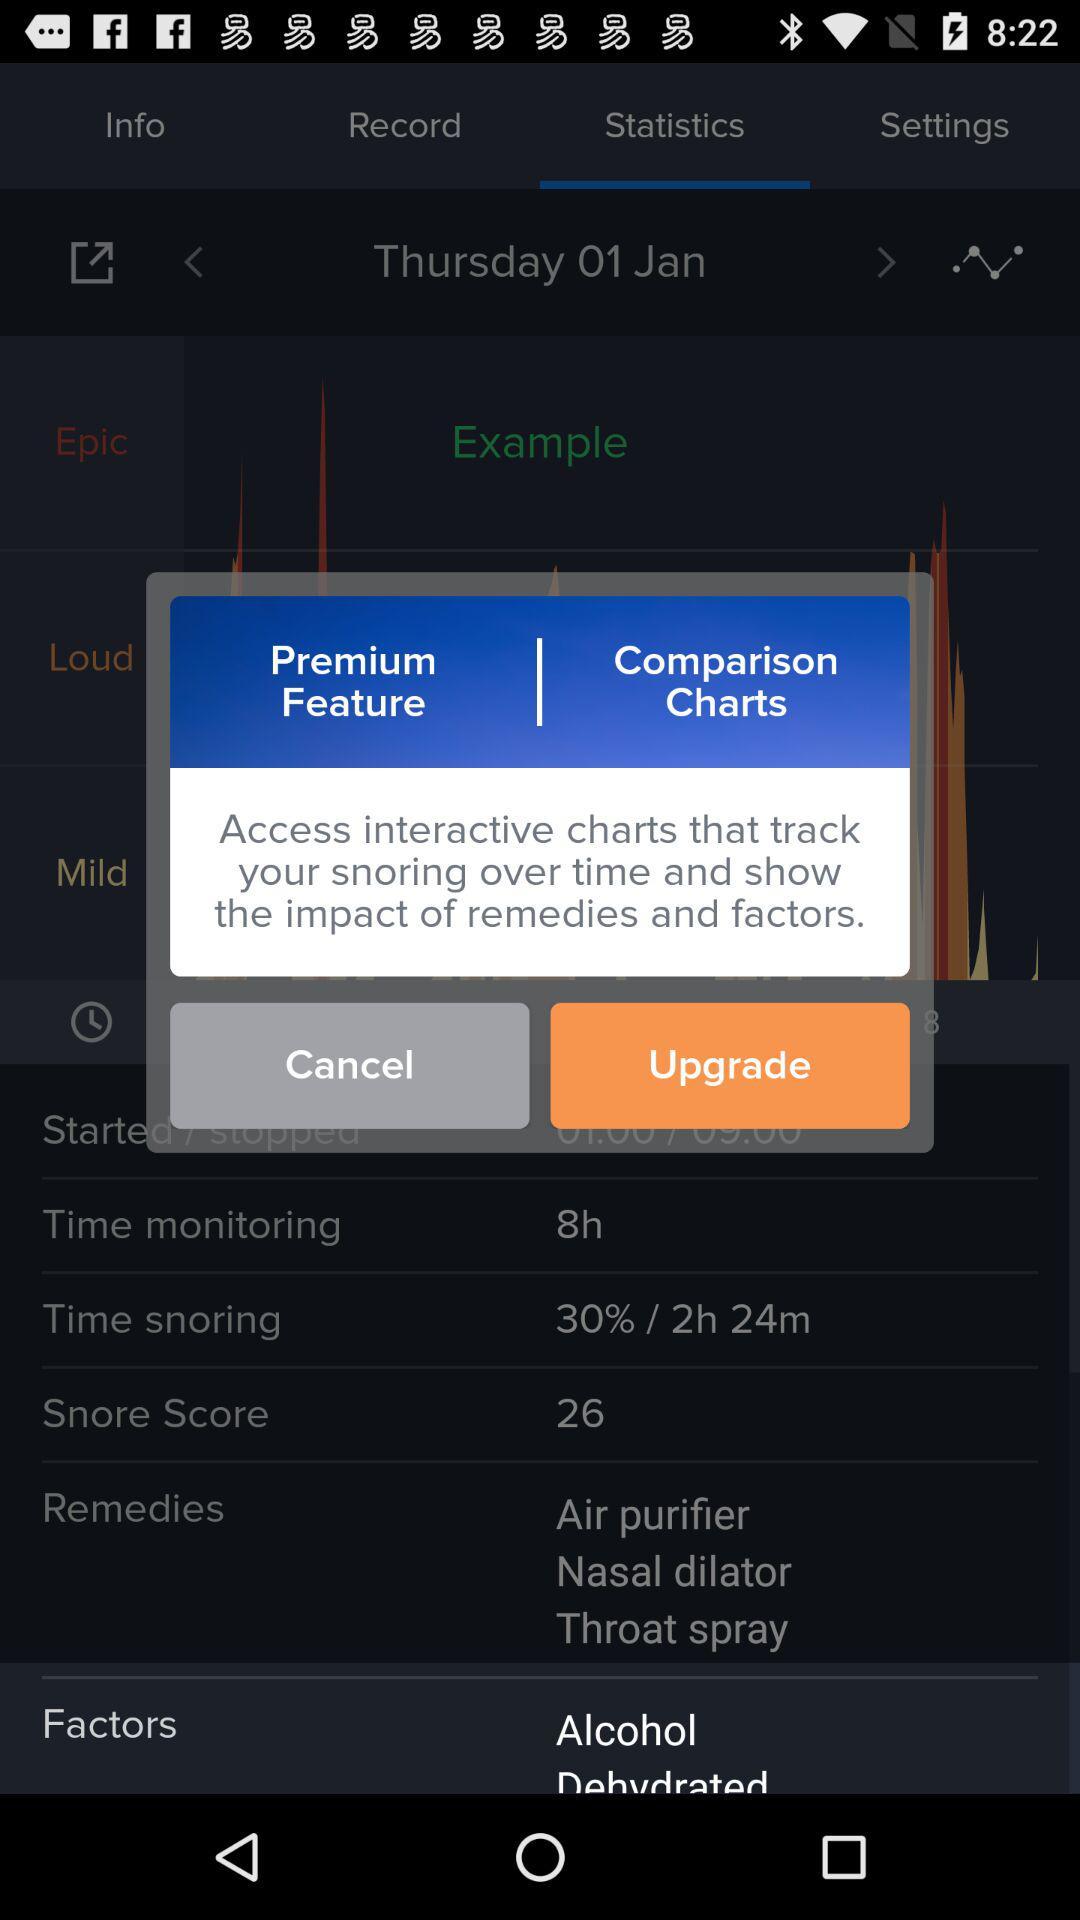 This screenshot has height=1920, width=1080. Describe the element at coordinates (540, 1727) in the screenshot. I see `the item below the cancel` at that location.